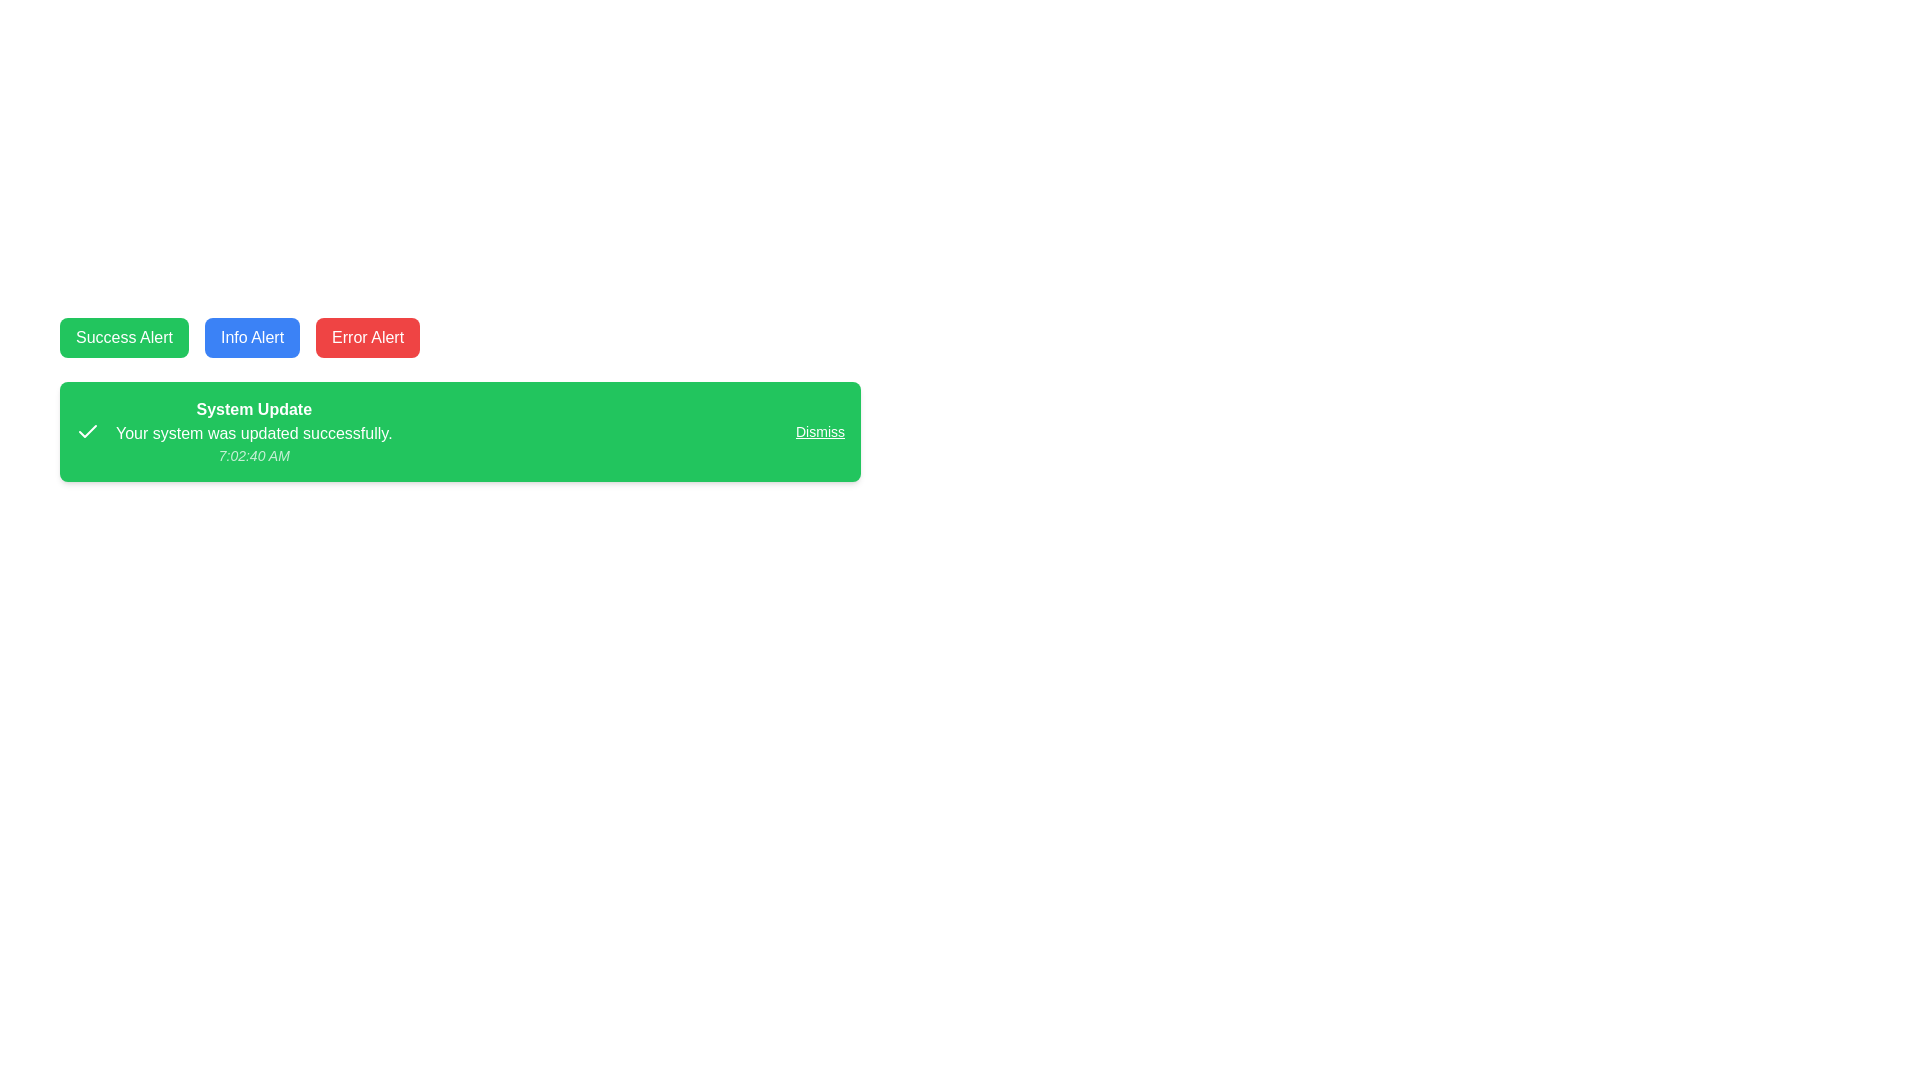 This screenshot has height=1080, width=1920. I want to click on the informational text block that displays 'System Update', 'Your system was updated successfully.', and '7:02:40 AM' on a green background, so click(253, 431).